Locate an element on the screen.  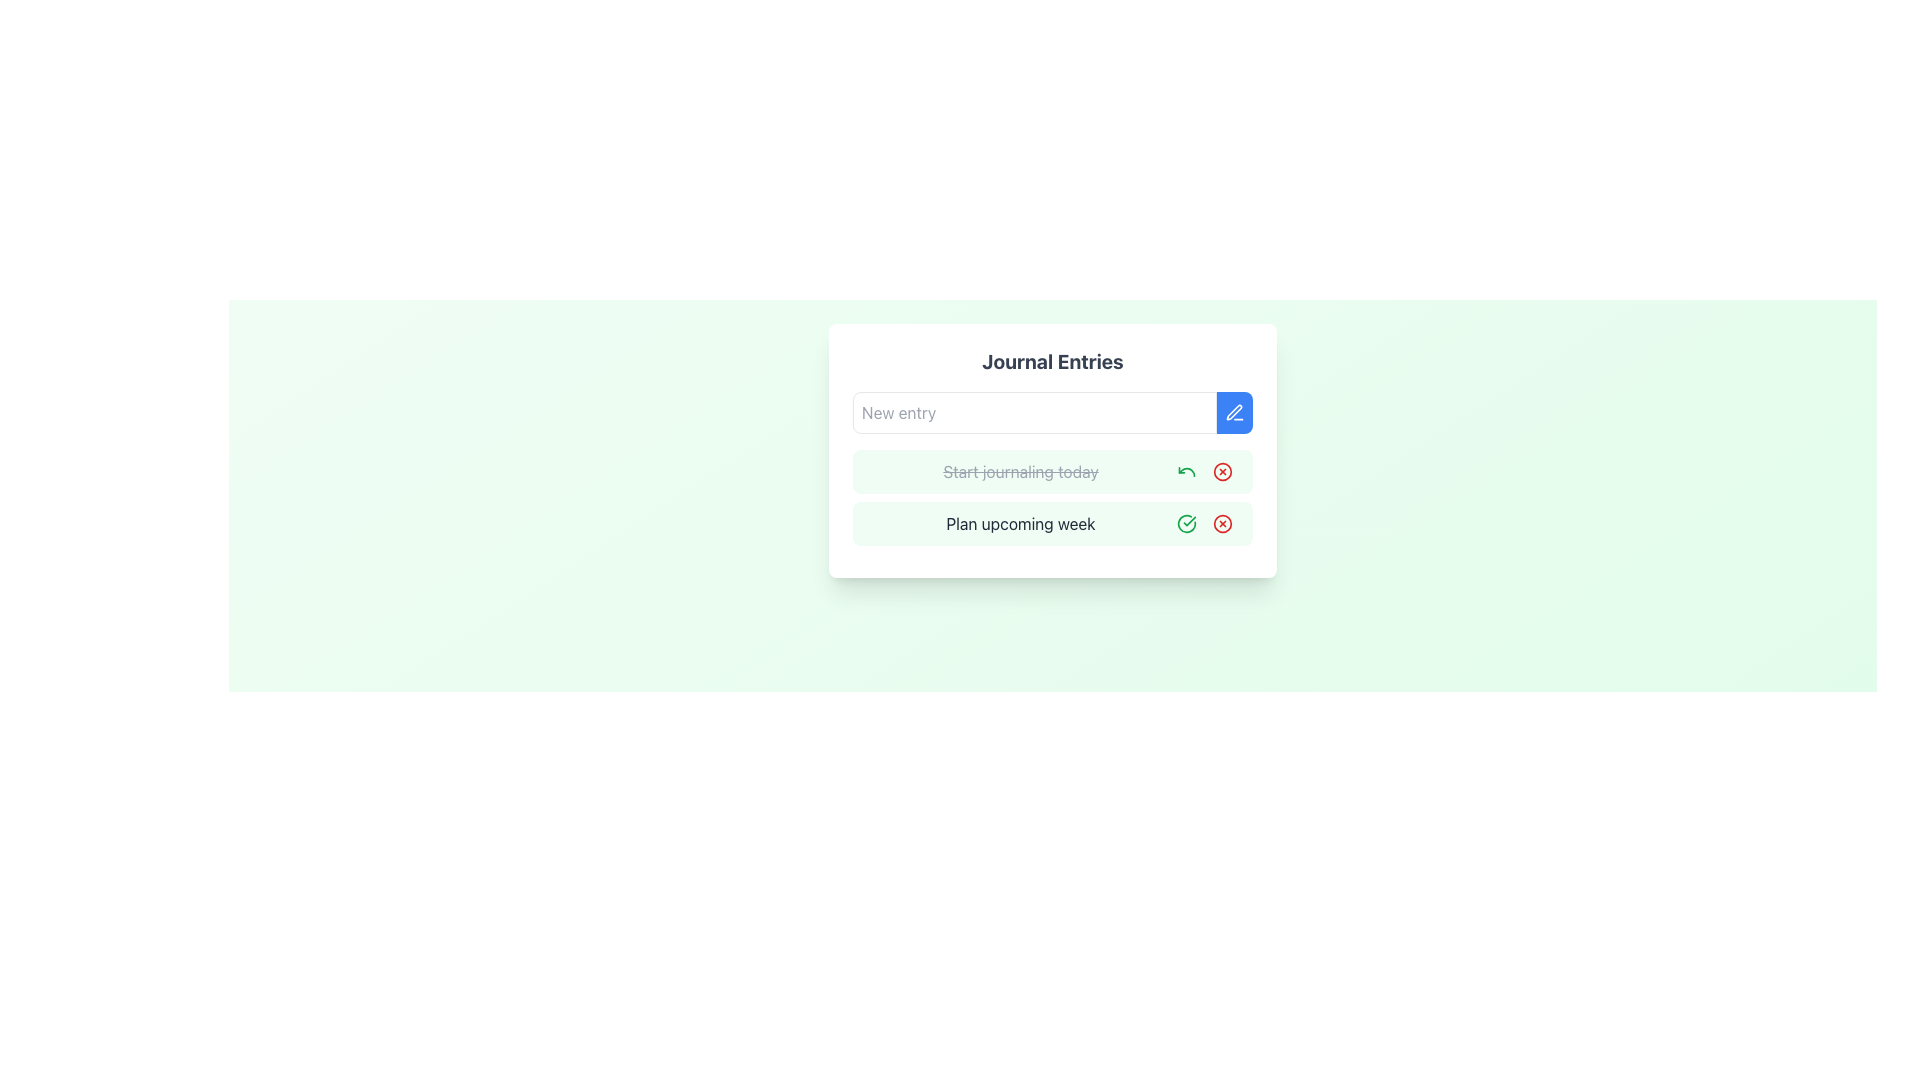
the first entry in the 'Journal Entries' section, which is a green-highlighted bar with strikethrough text 'Start journaling today' and action buttons on the right is located at coordinates (1051, 471).